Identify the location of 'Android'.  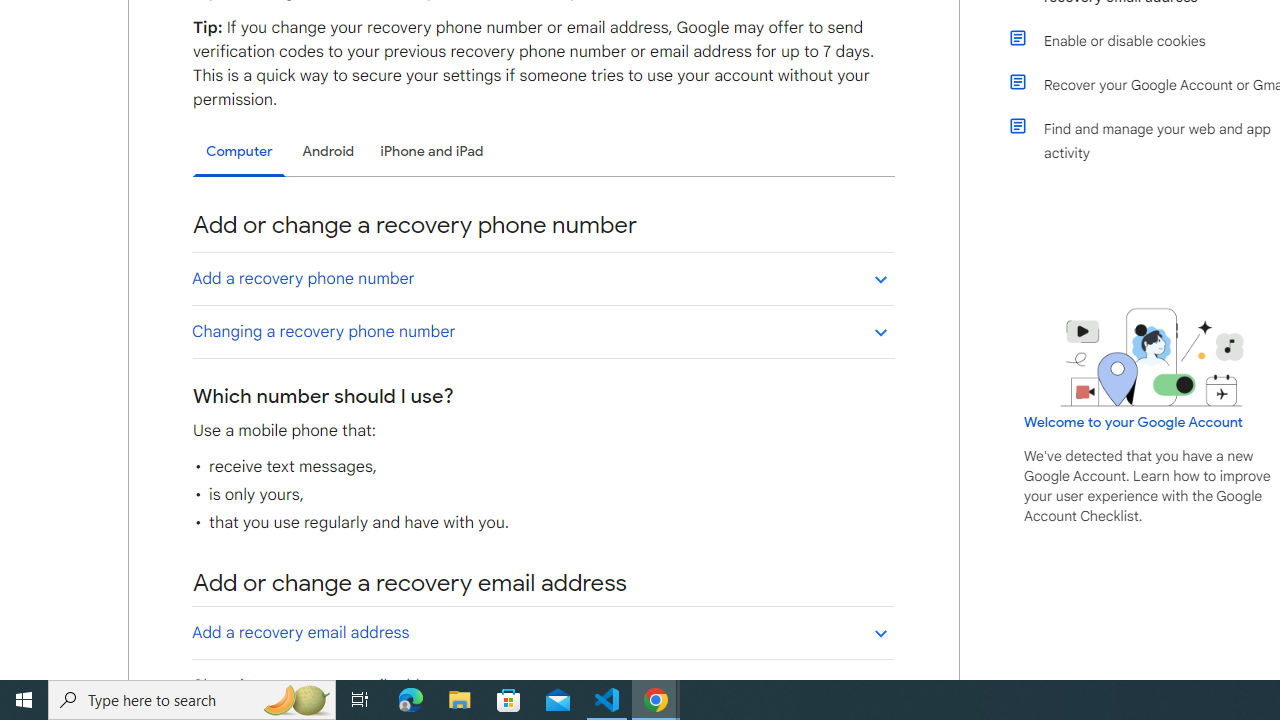
(328, 150).